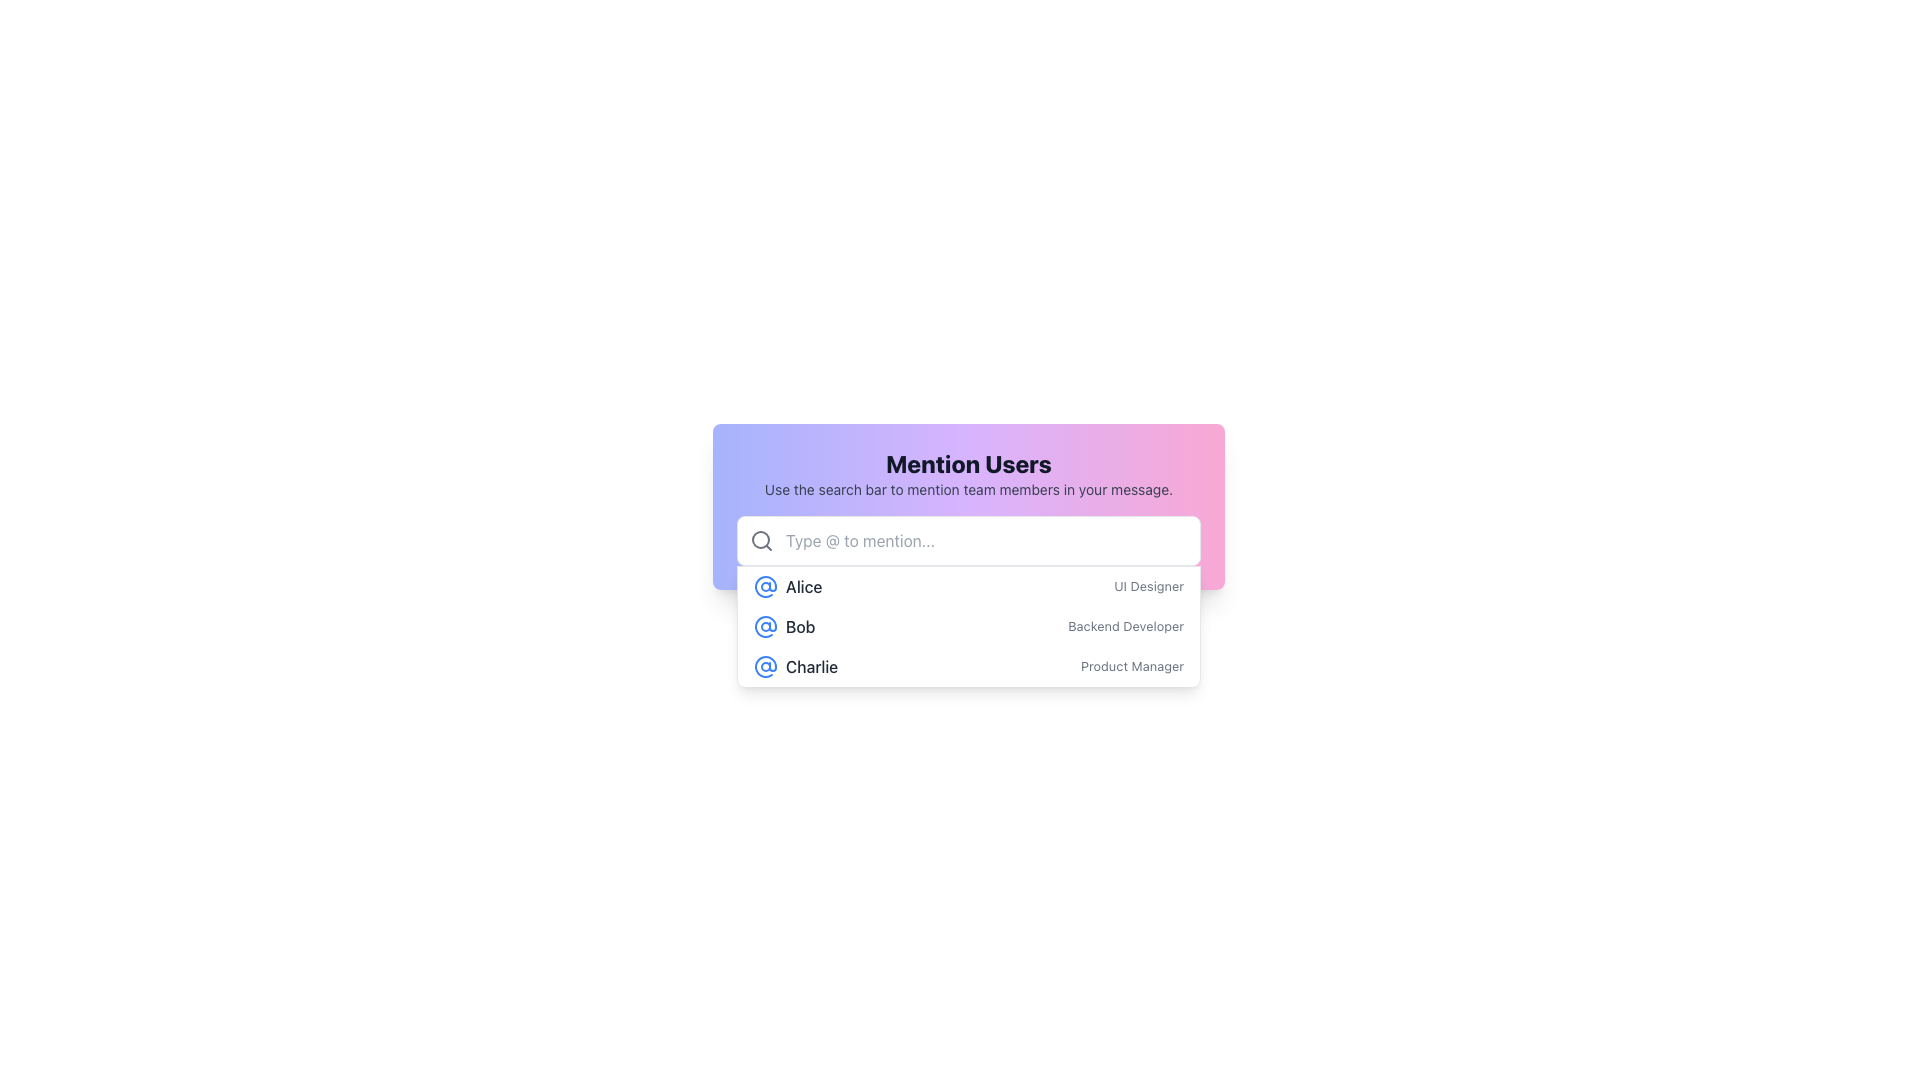  What do you see at coordinates (783, 626) in the screenshot?
I see `the text label element displaying the name 'Bob' in a dropdown list, which is styled with a medium weight gray font and positioned to the right of an @ symbol icon` at bounding box center [783, 626].